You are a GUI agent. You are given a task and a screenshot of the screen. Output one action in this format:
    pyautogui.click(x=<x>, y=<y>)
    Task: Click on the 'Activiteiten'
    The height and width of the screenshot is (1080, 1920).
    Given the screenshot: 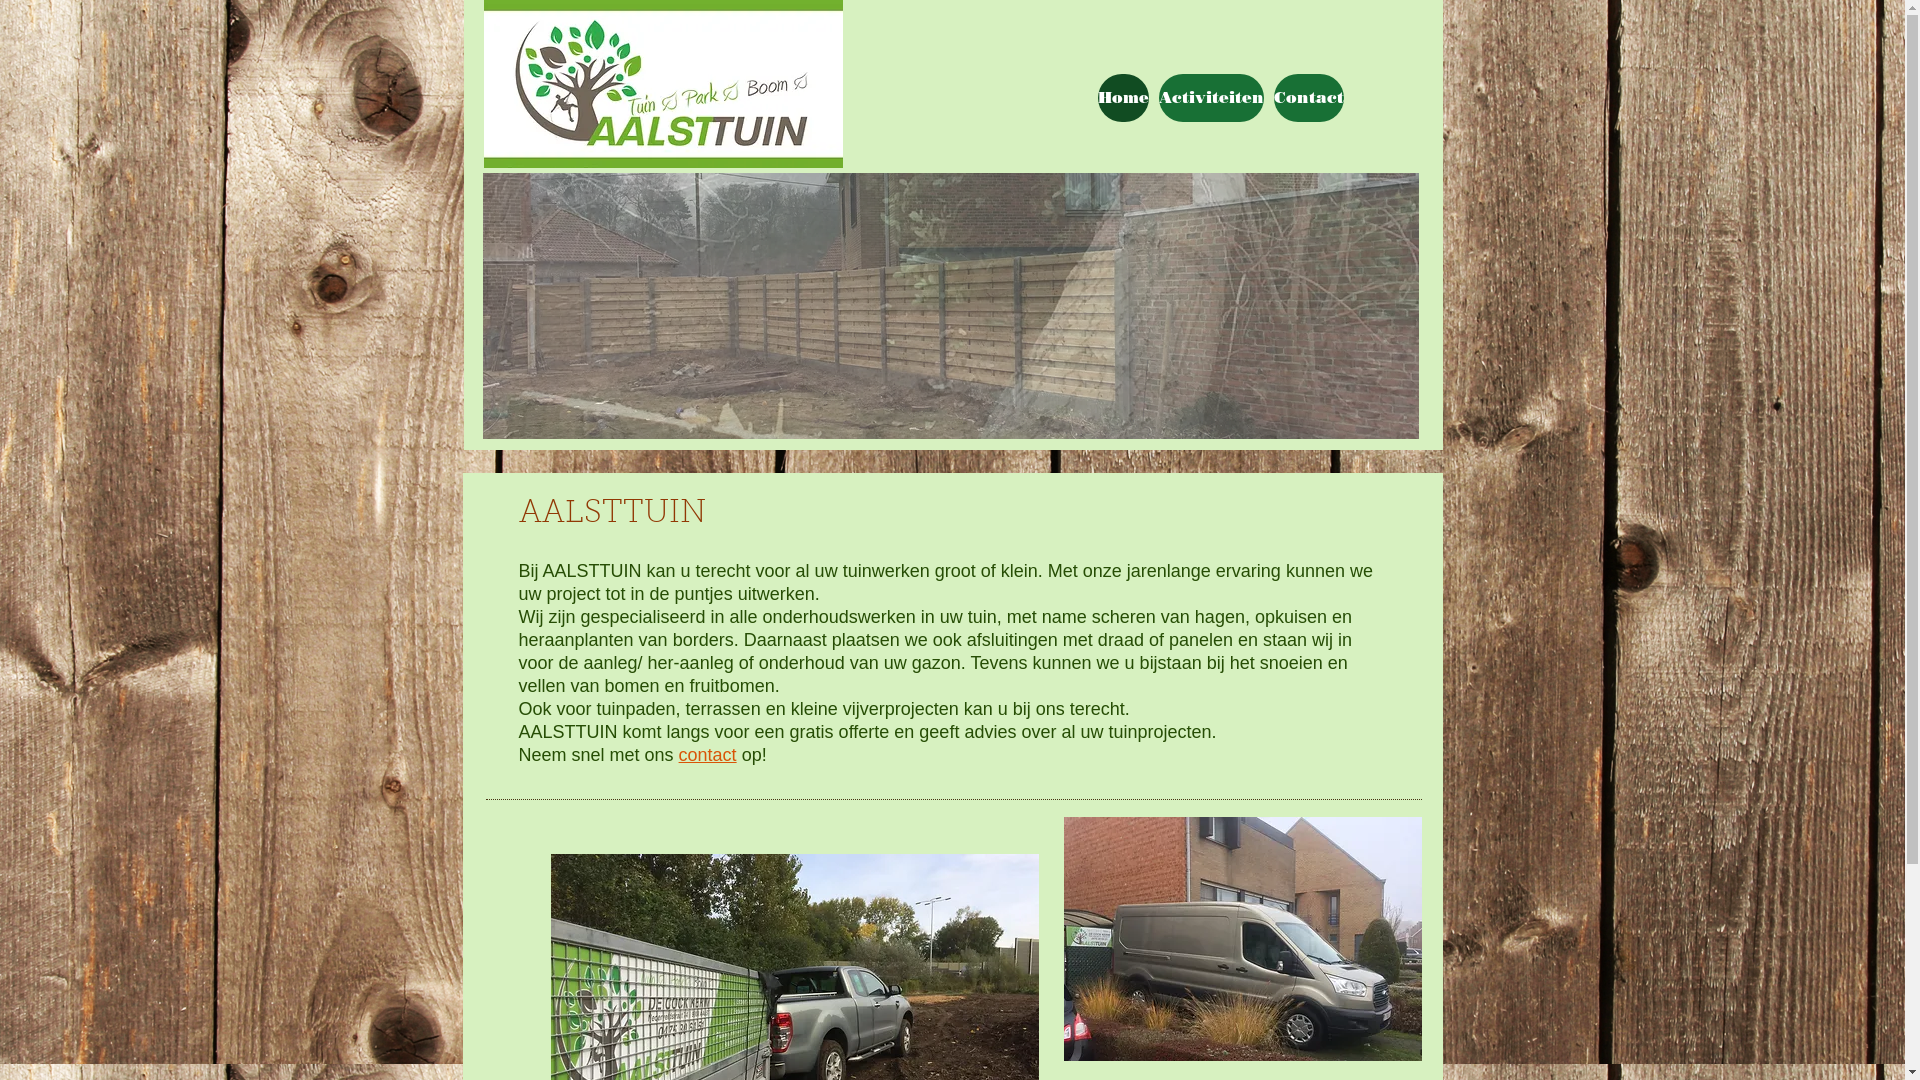 What is the action you would take?
    pyautogui.click(x=1157, y=97)
    